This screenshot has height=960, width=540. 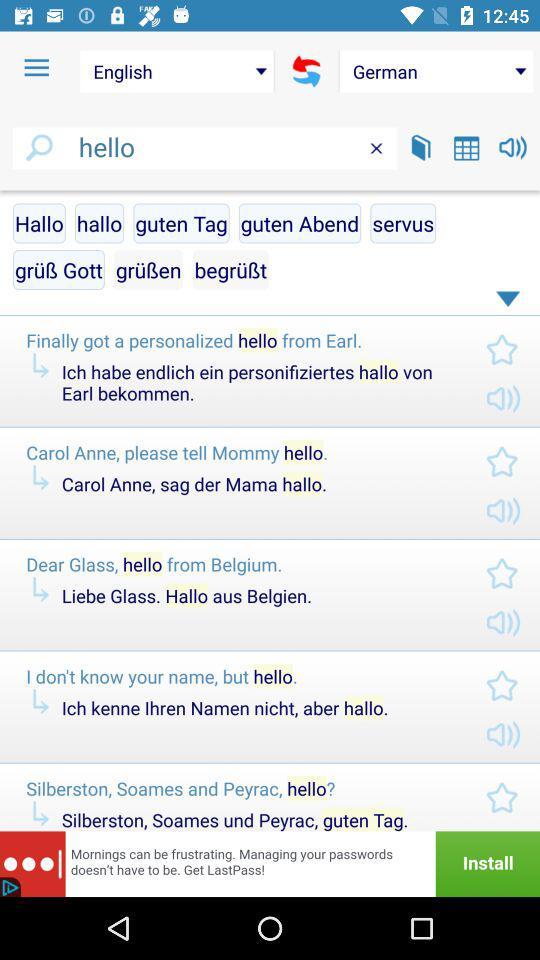 What do you see at coordinates (306, 71) in the screenshot?
I see `switch translation selections` at bounding box center [306, 71].